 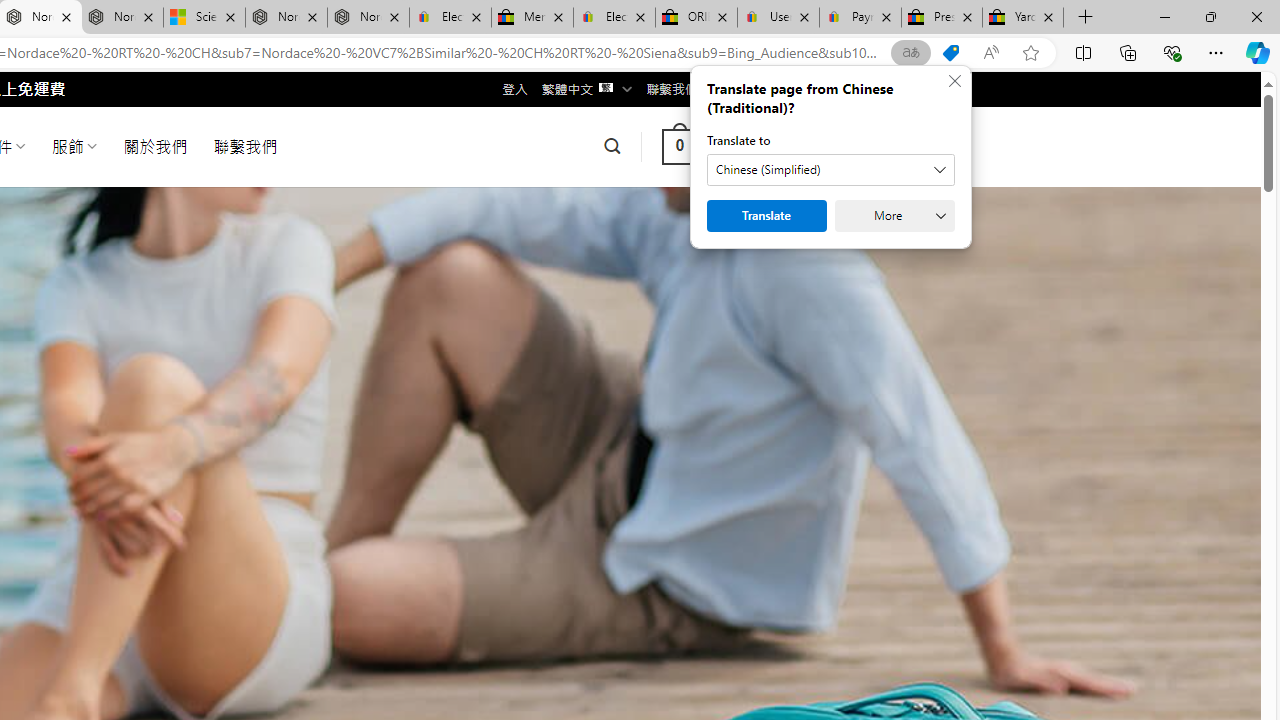 What do you see at coordinates (1209, 16) in the screenshot?
I see `'Restore'` at bounding box center [1209, 16].